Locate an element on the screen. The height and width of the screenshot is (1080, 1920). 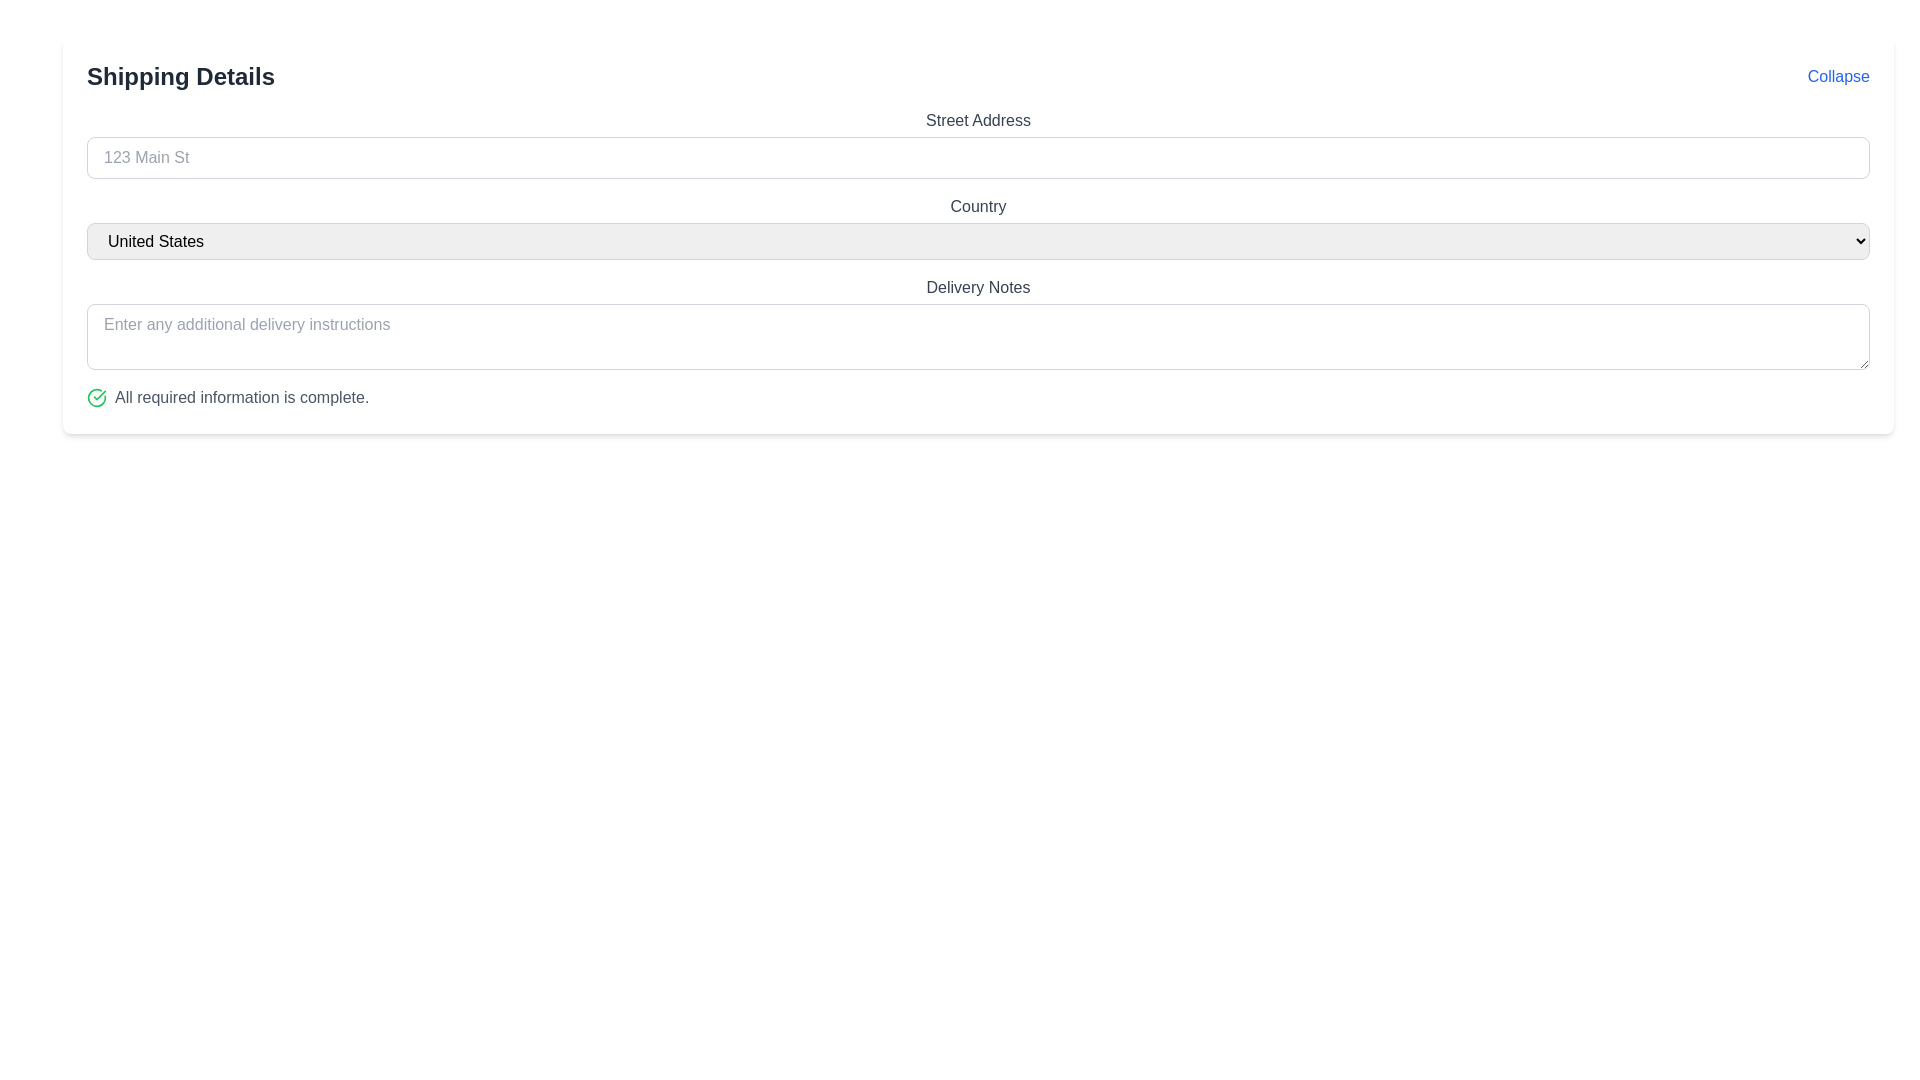
an option from the country dropdown menu located below the 'Country' label and above the 'Delivery Notes' input area is located at coordinates (978, 240).